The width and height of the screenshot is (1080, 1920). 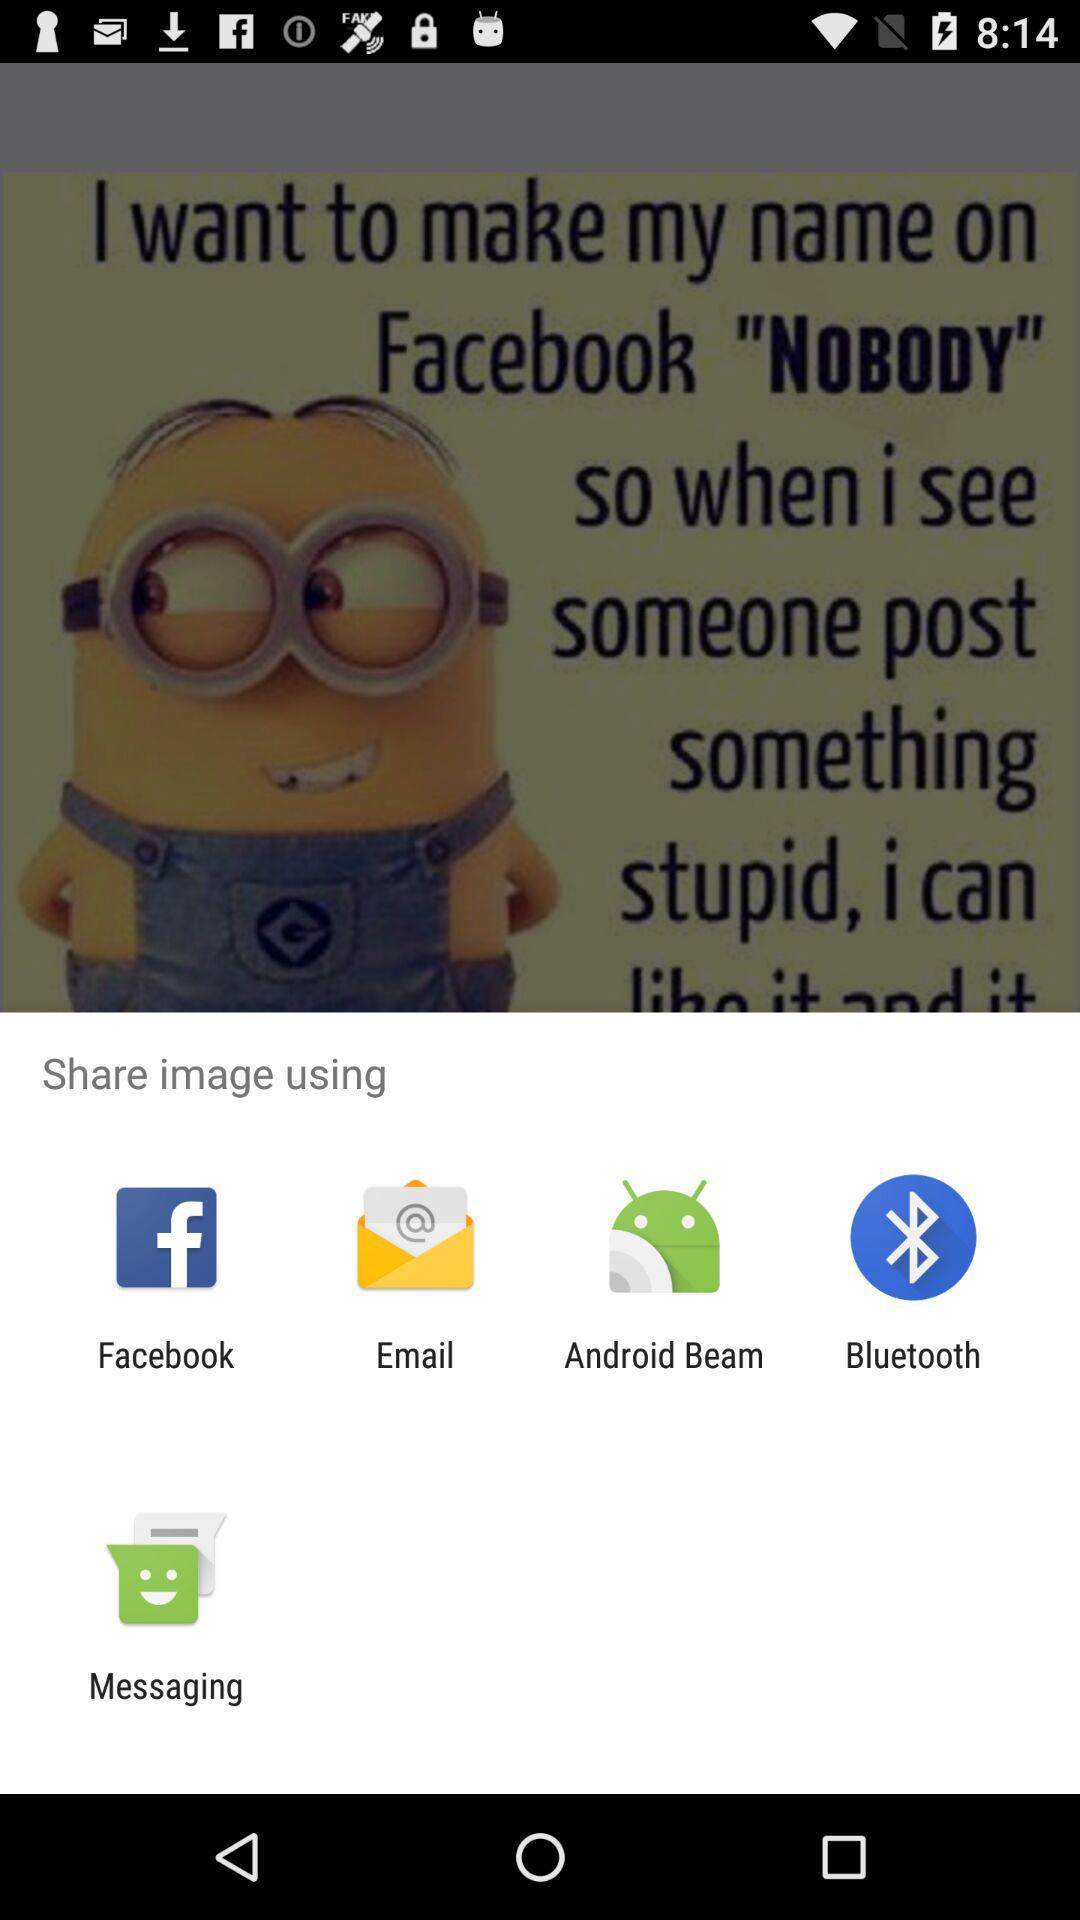 What do you see at coordinates (414, 1374) in the screenshot?
I see `the icon next to the facebook app` at bounding box center [414, 1374].